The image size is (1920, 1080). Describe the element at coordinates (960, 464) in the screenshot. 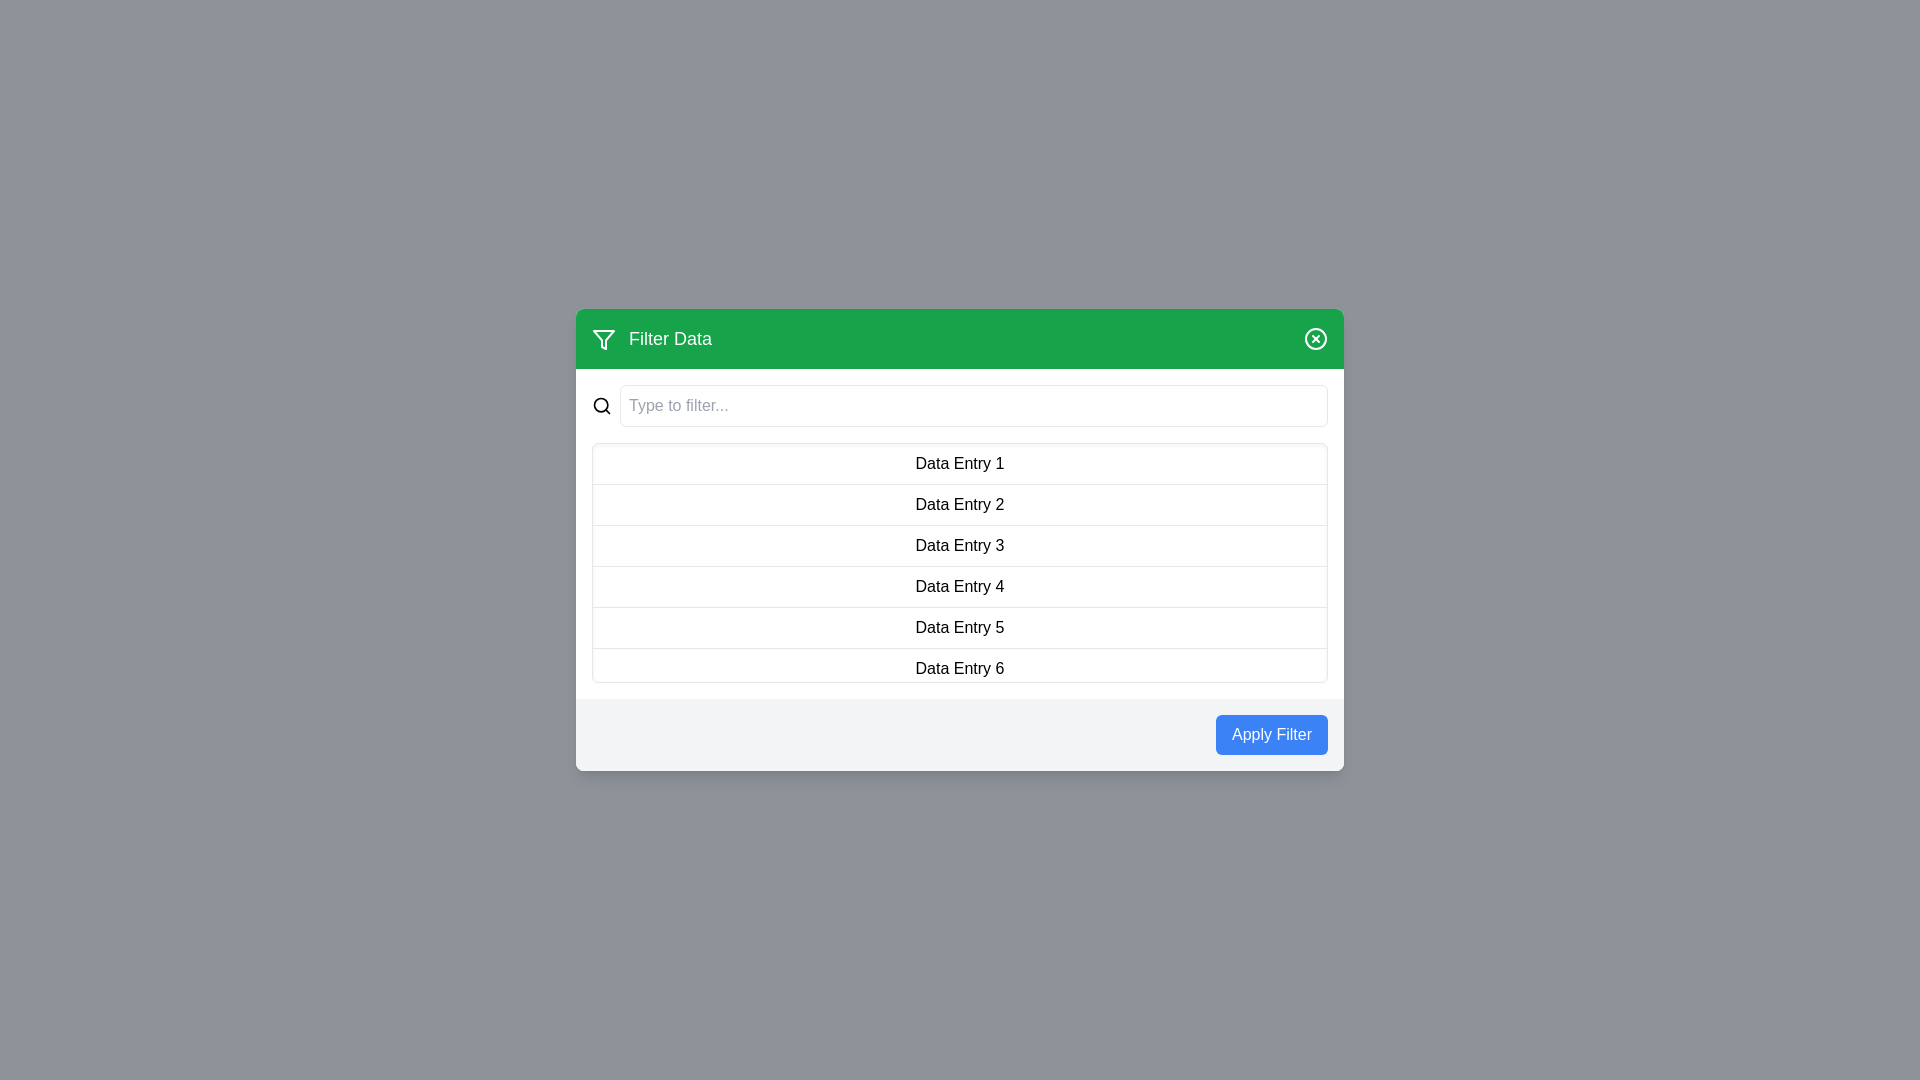

I see `the item Data Entry 1 from the filtered data list` at that location.